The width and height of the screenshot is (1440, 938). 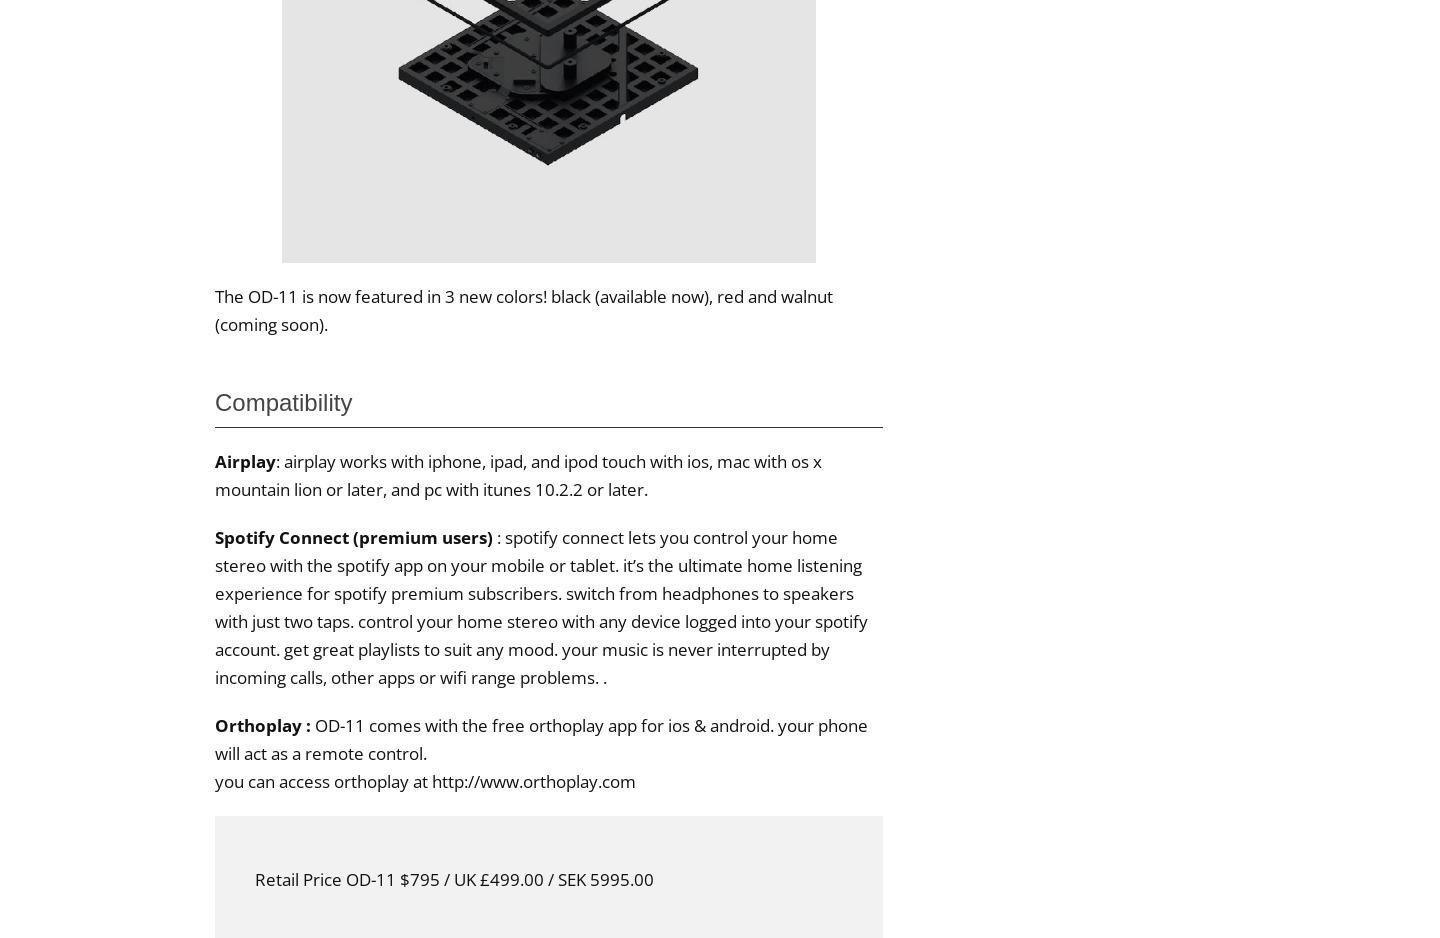 What do you see at coordinates (282, 400) in the screenshot?
I see `'Compatibility'` at bounding box center [282, 400].